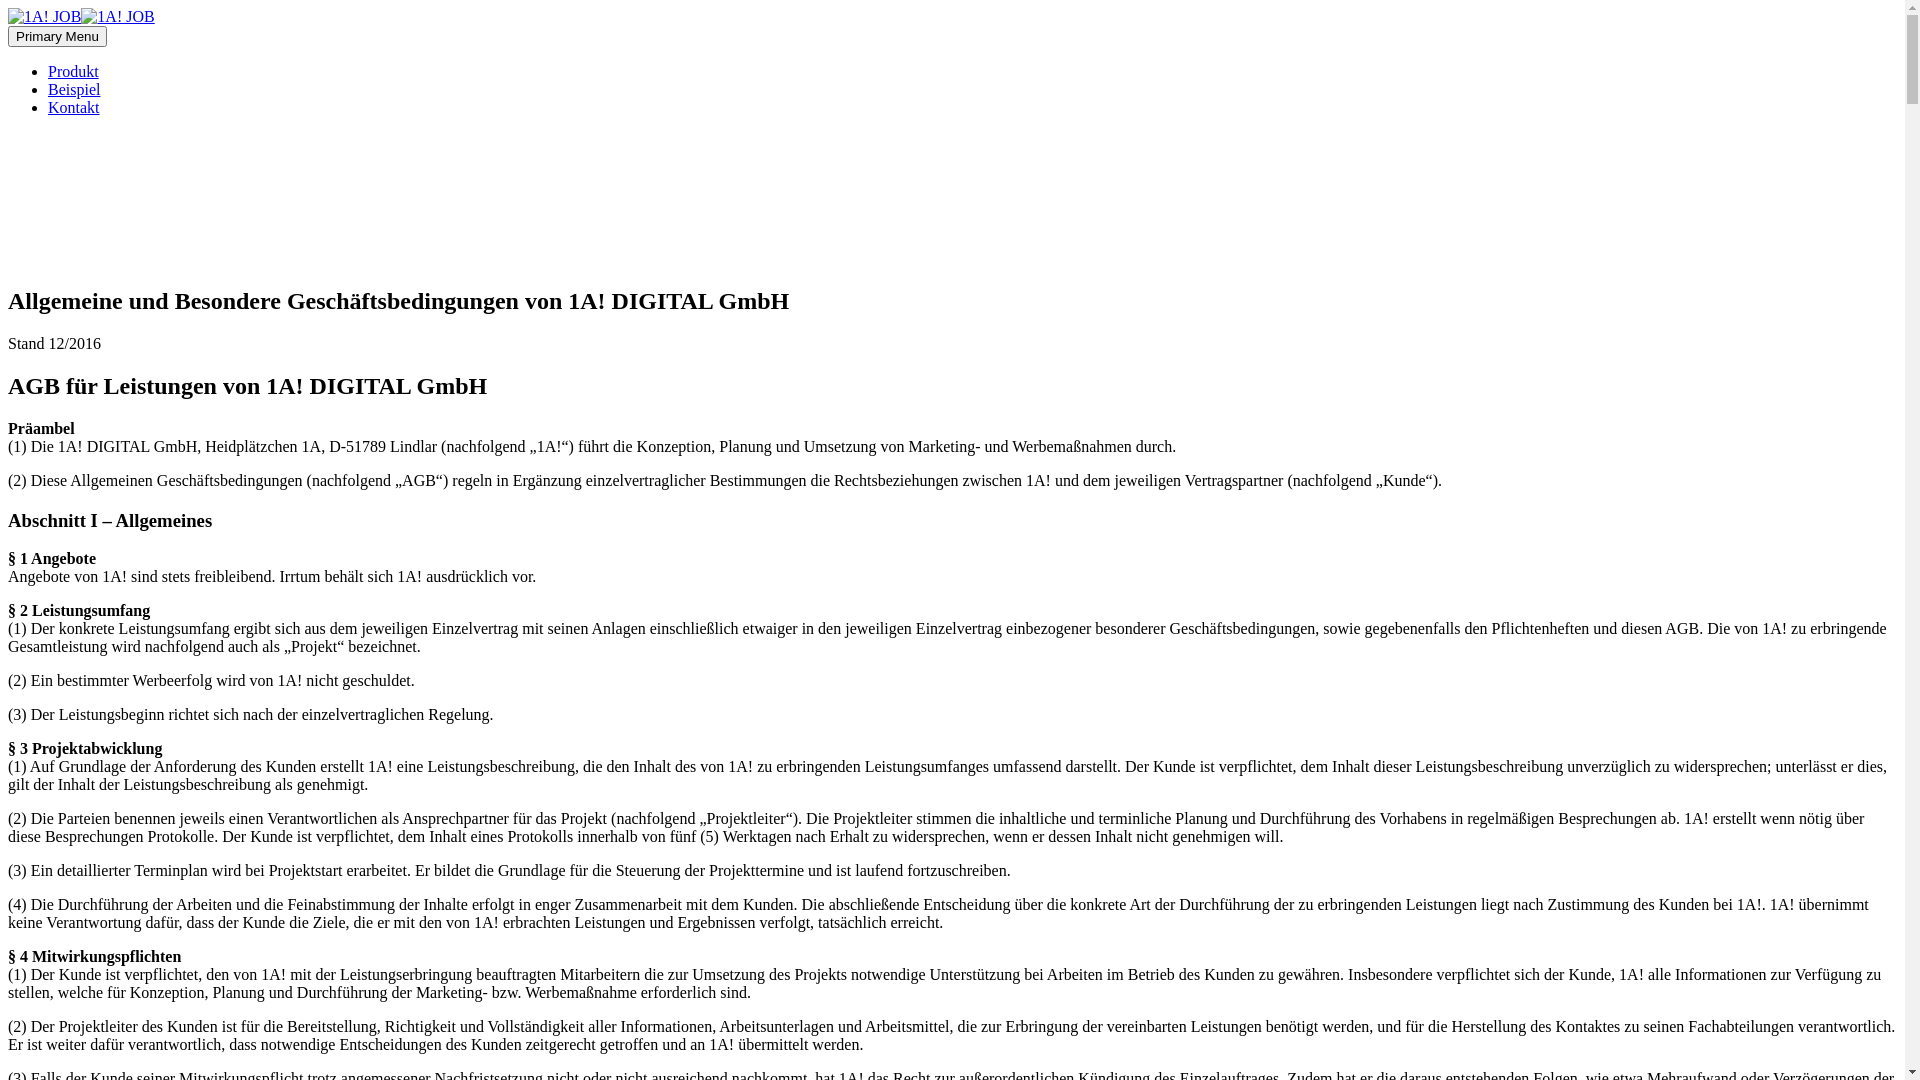 This screenshot has height=1080, width=1920. I want to click on 'Beispiel', so click(73, 88).